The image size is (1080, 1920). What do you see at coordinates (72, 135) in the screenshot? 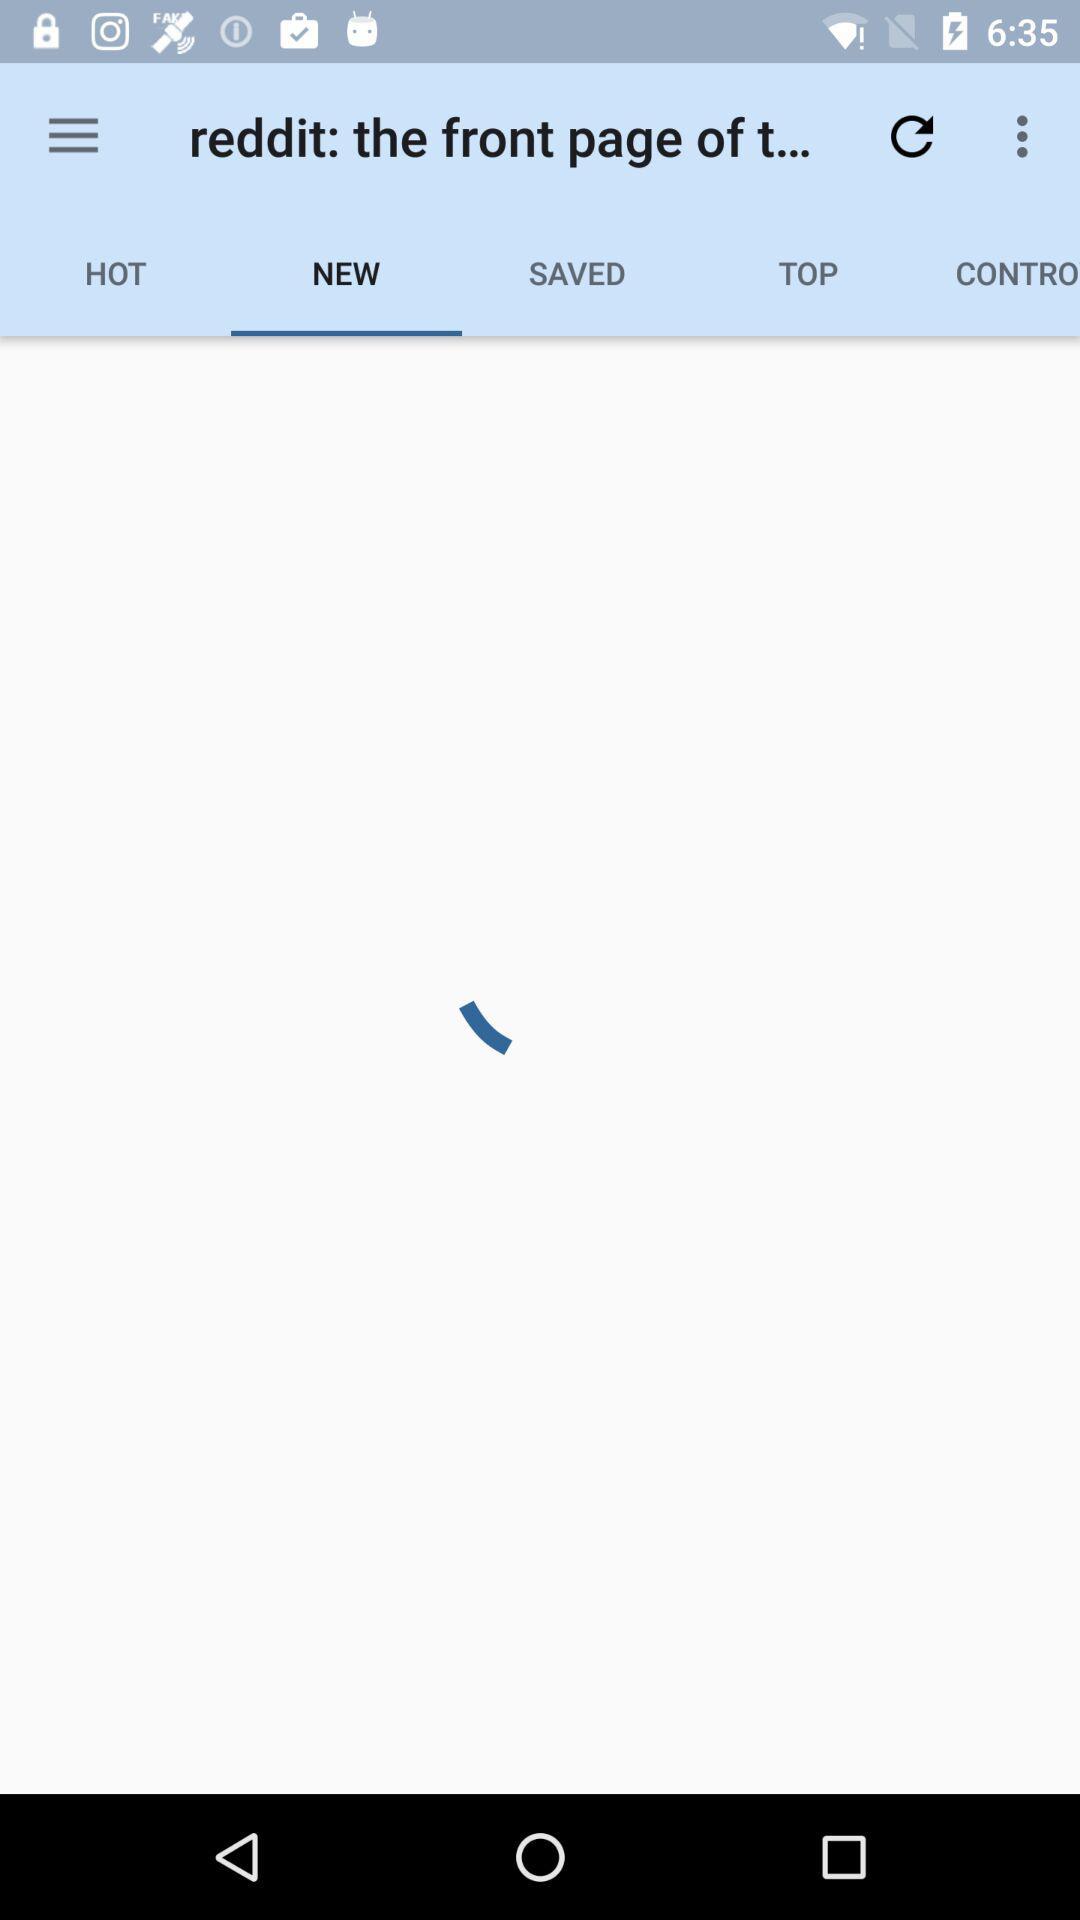
I see `the item to the left of the reddit the front` at bounding box center [72, 135].